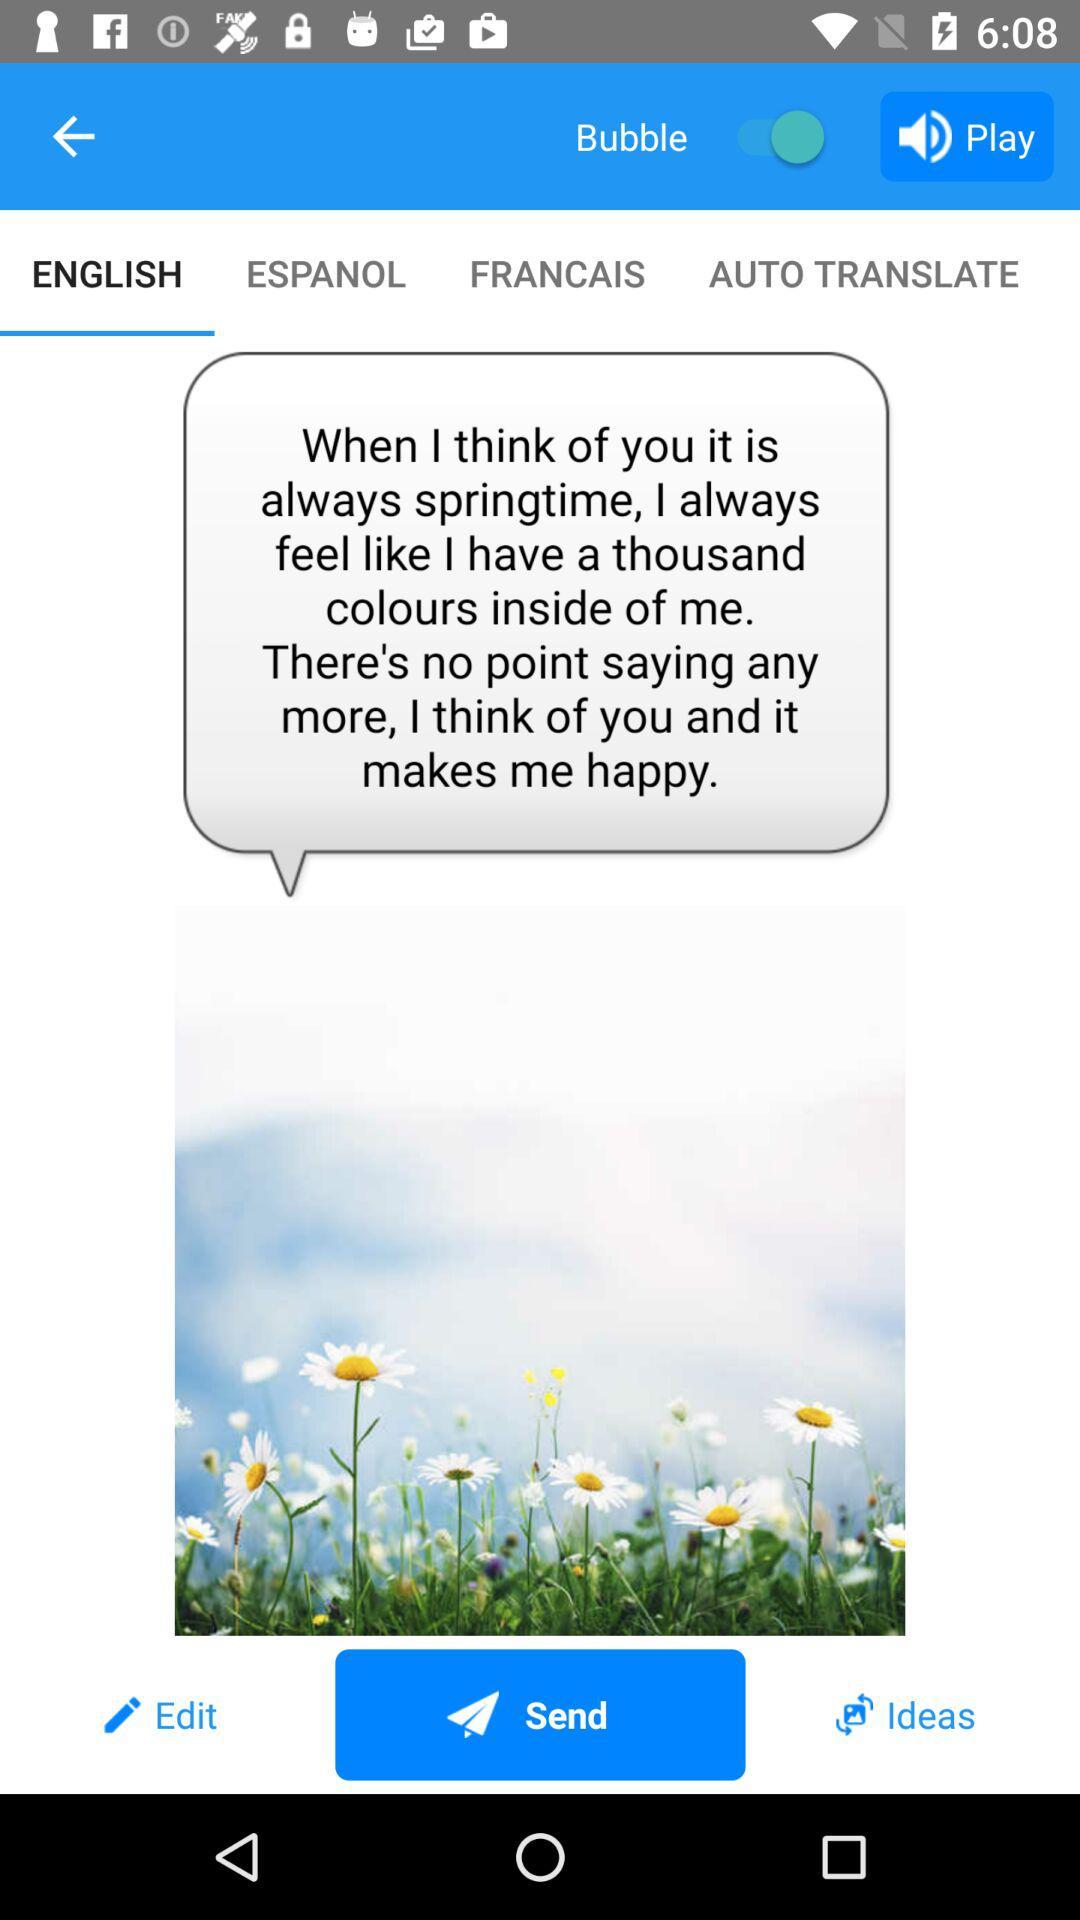  I want to click on item above auto translate item, so click(770, 135).